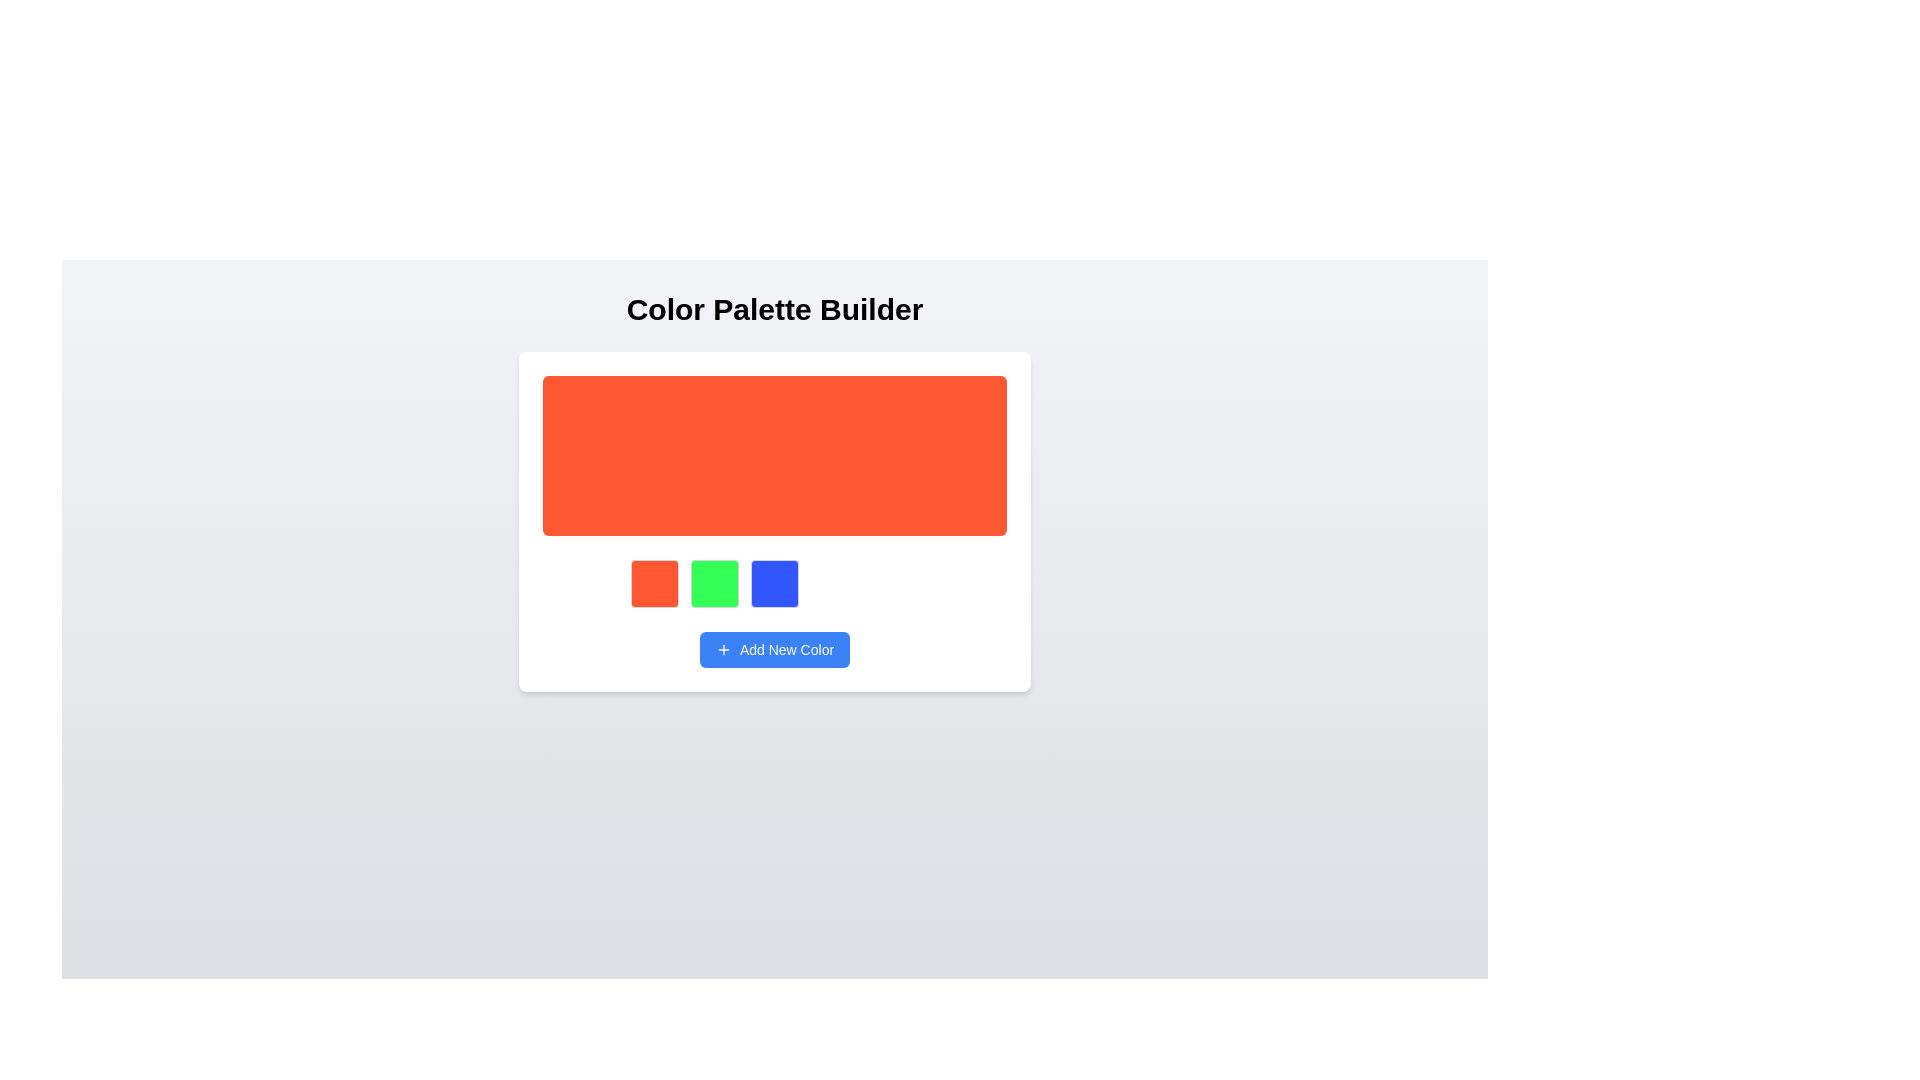  What do you see at coordinates (773, 455) in the screenshot?
I see `the prominent red rectangular display area with rounded corners, which serves as the main visual centerpiece above other interactive elements` at bounding box center [773, 455].